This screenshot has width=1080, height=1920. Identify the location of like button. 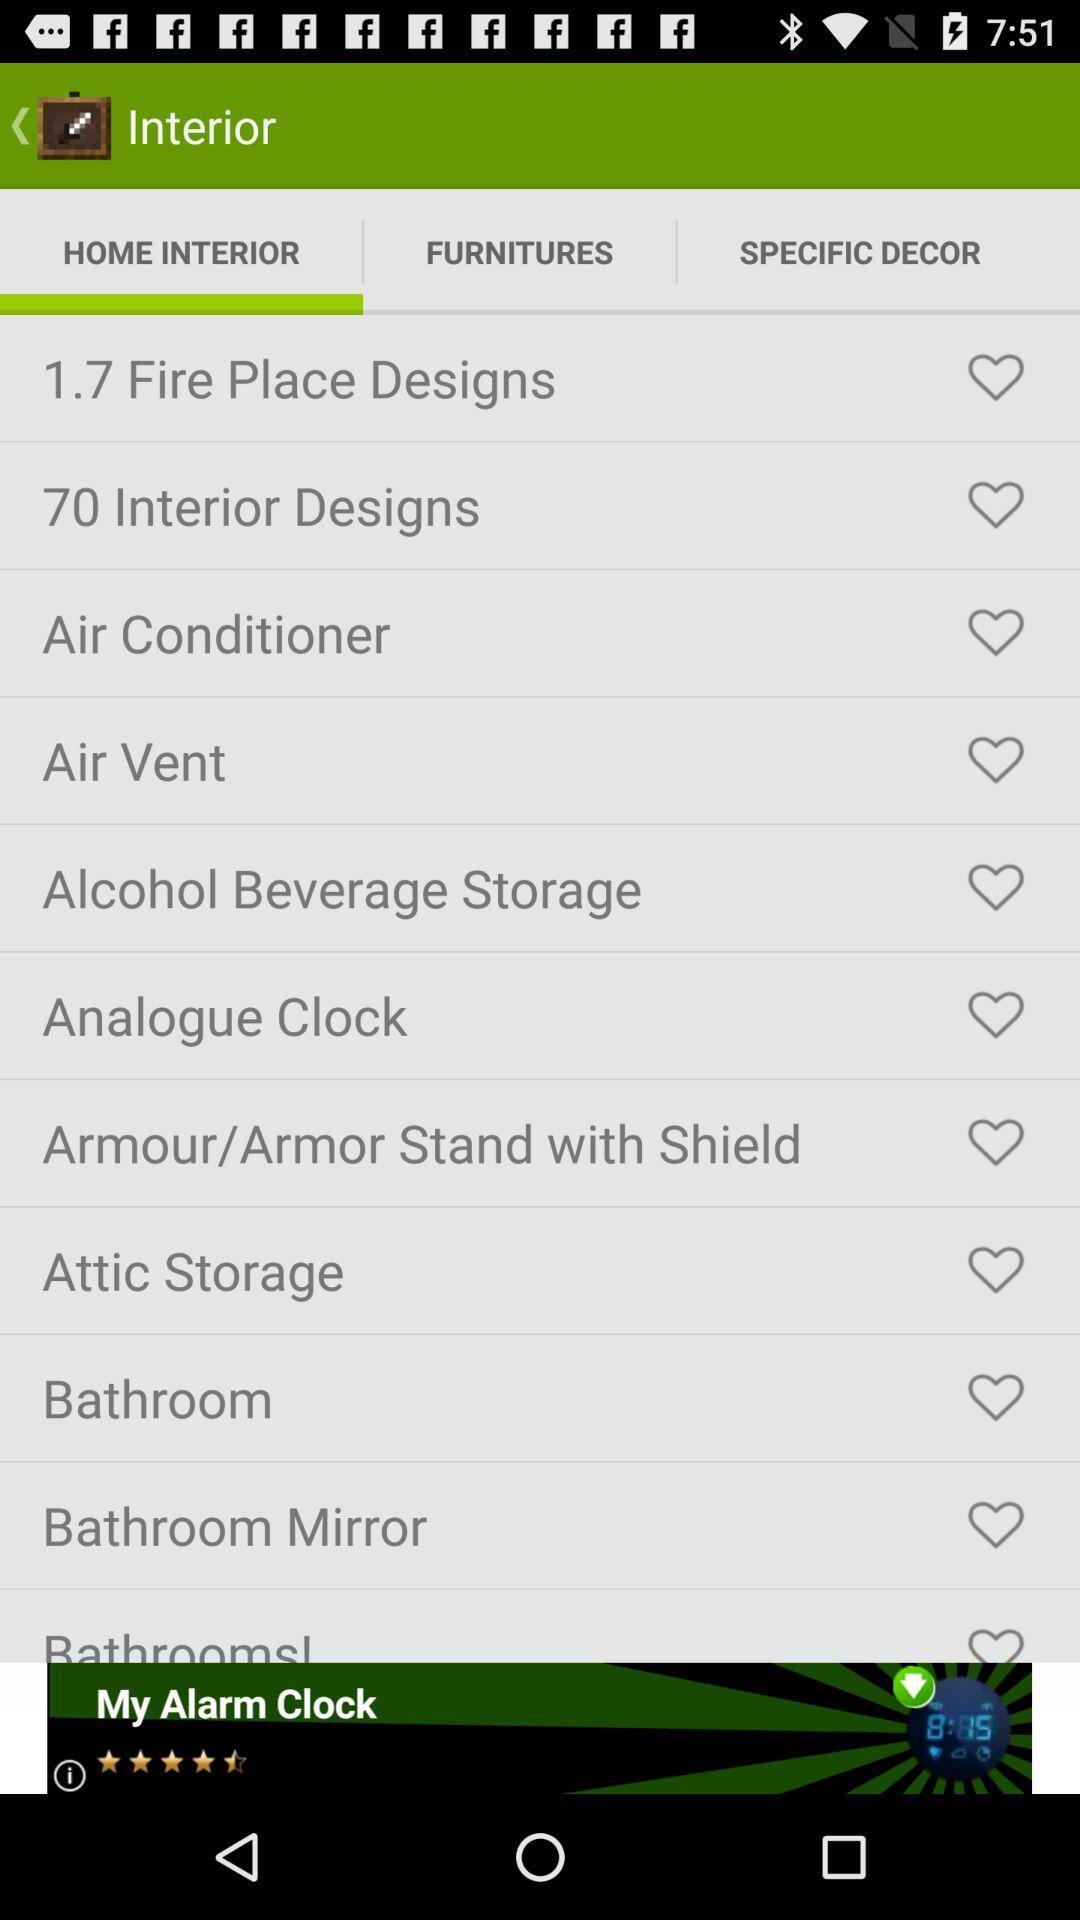
(995, 1015).